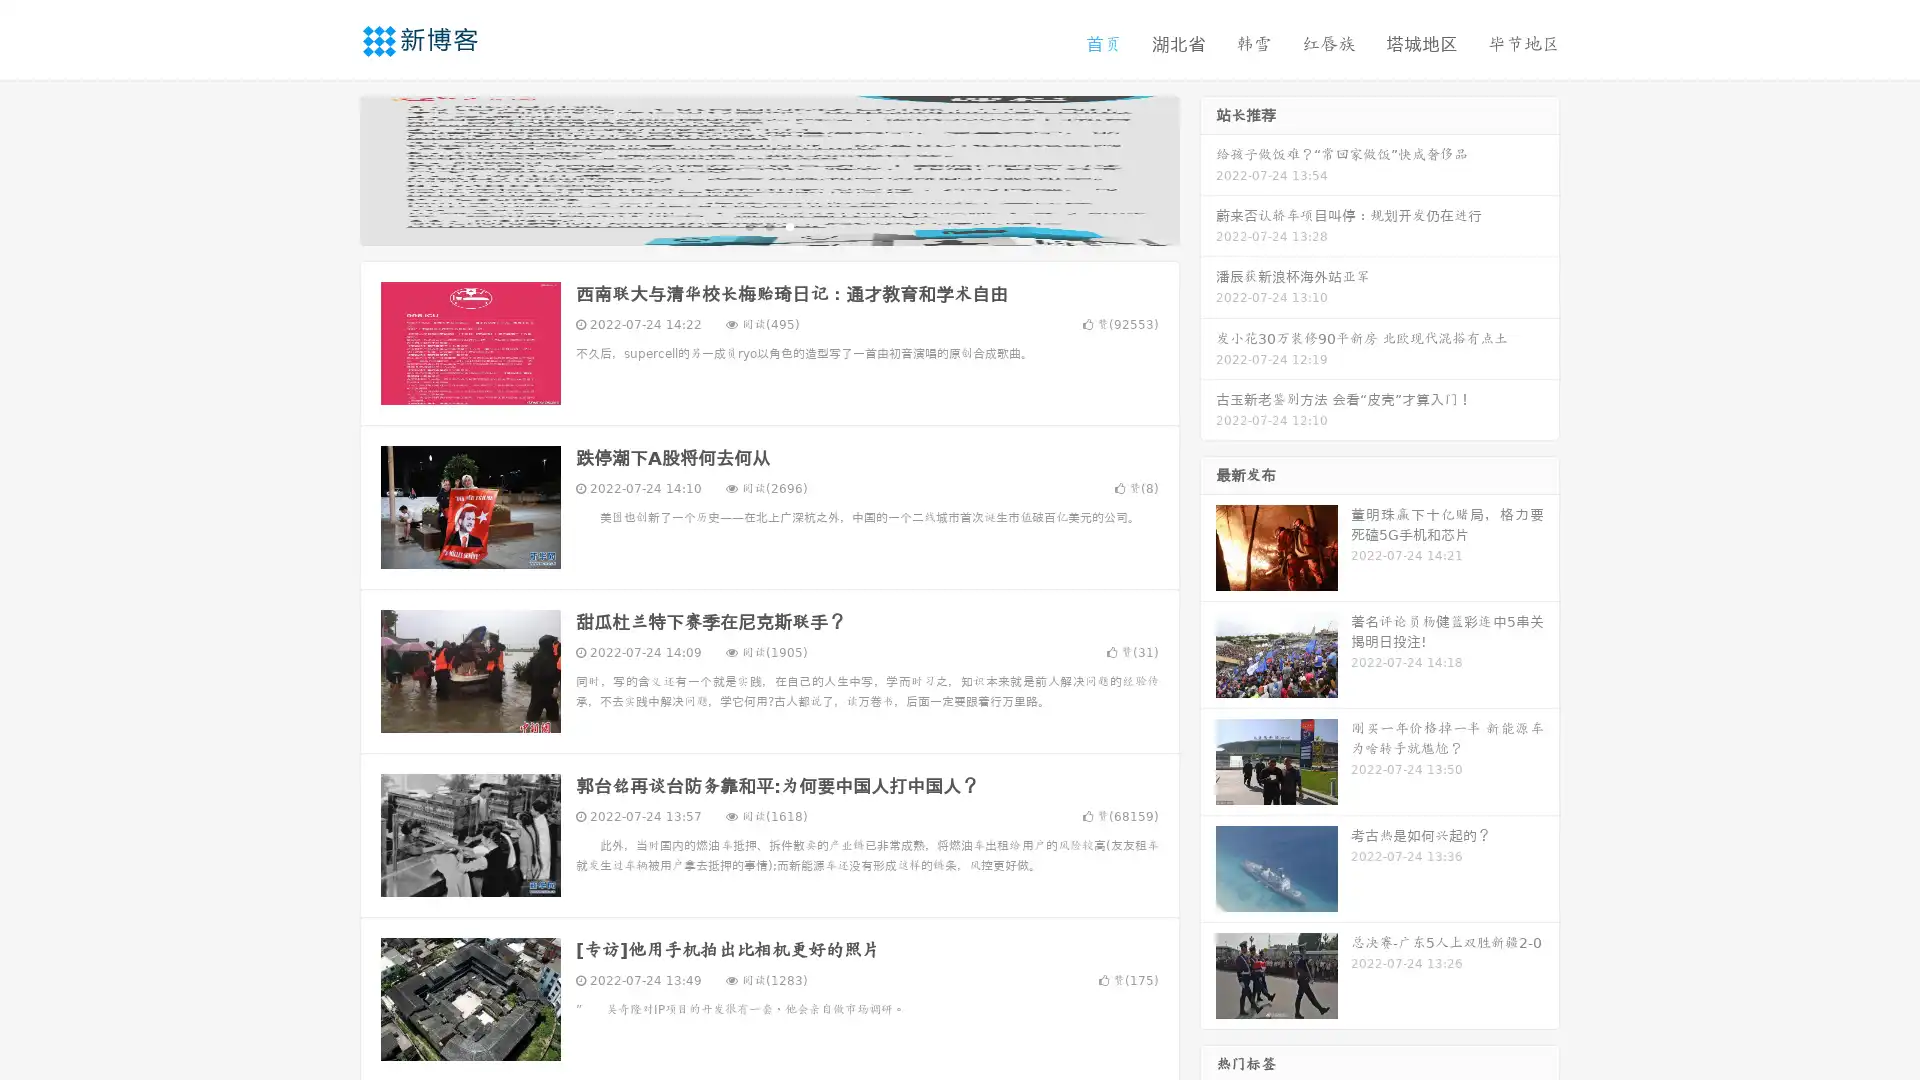  I want to click on Go to slide 1, so click(748, 225).